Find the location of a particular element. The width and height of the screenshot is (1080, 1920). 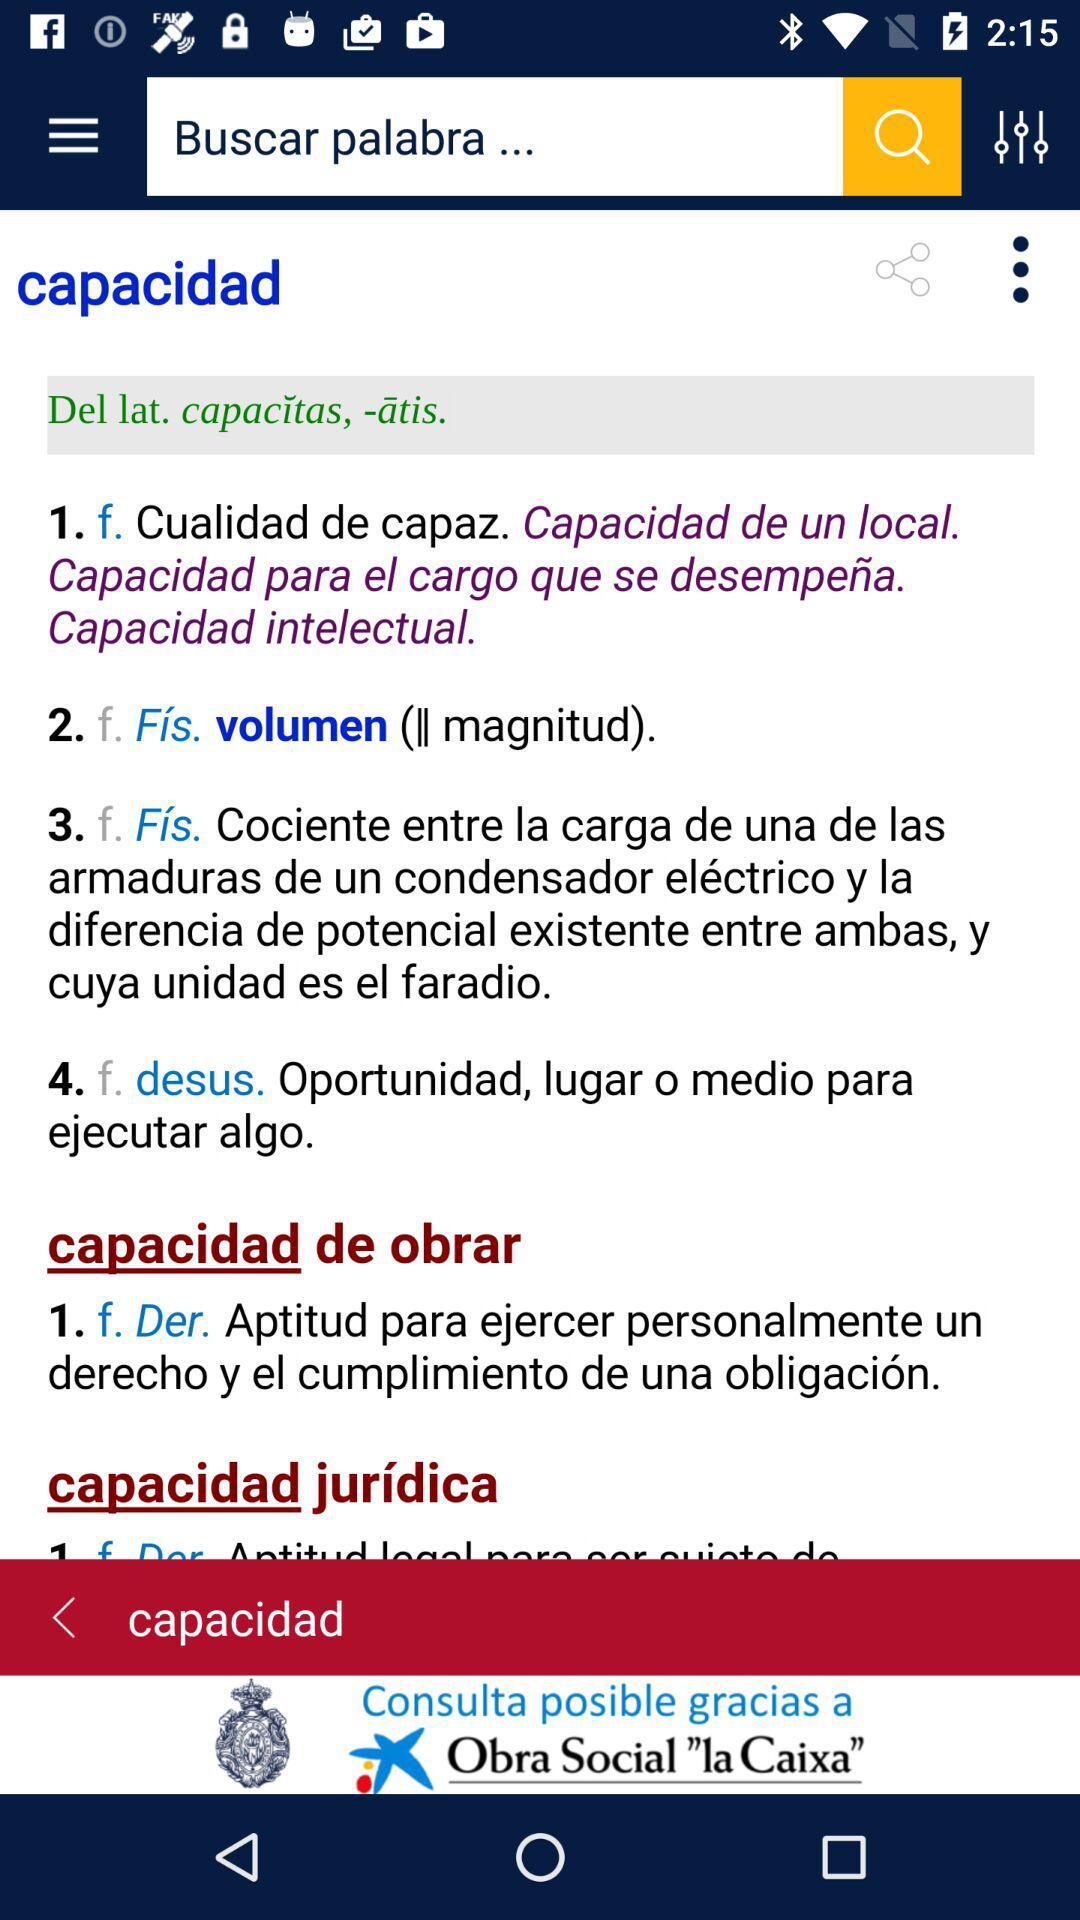

share result is located at coordinates (902, 268).